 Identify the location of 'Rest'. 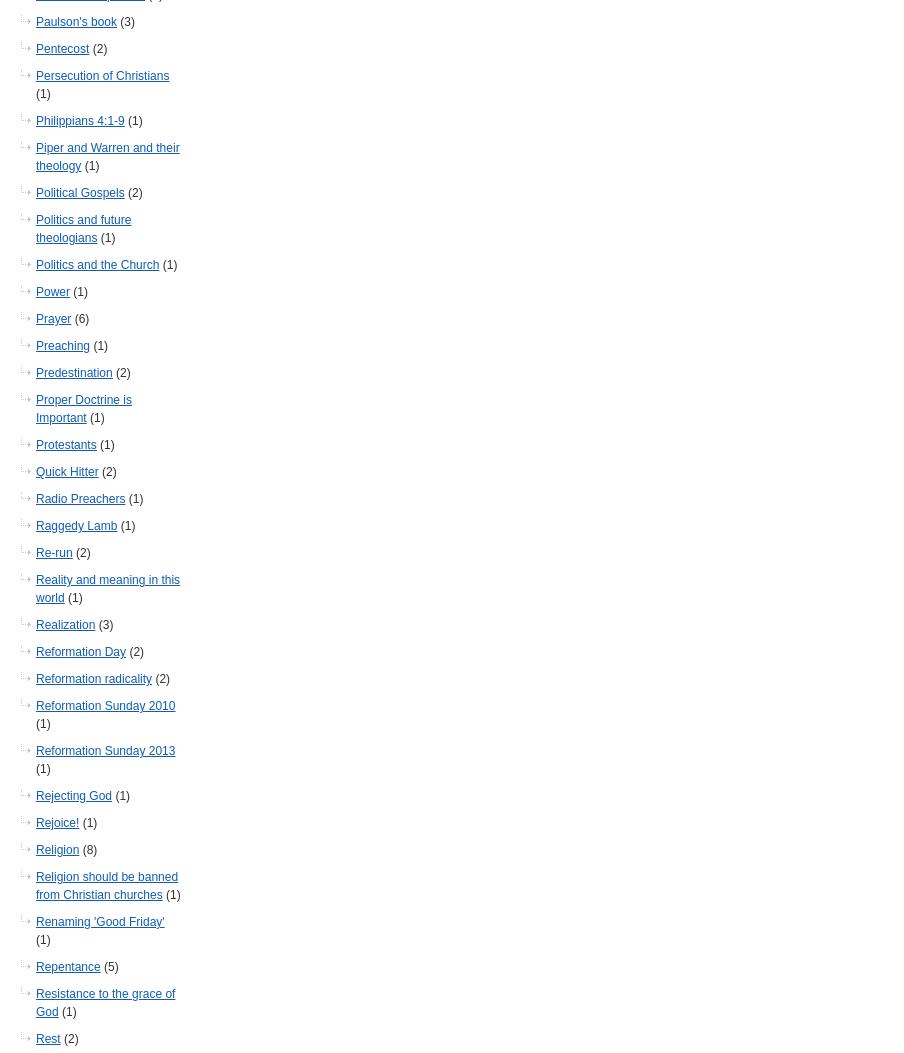
(47, 1037).